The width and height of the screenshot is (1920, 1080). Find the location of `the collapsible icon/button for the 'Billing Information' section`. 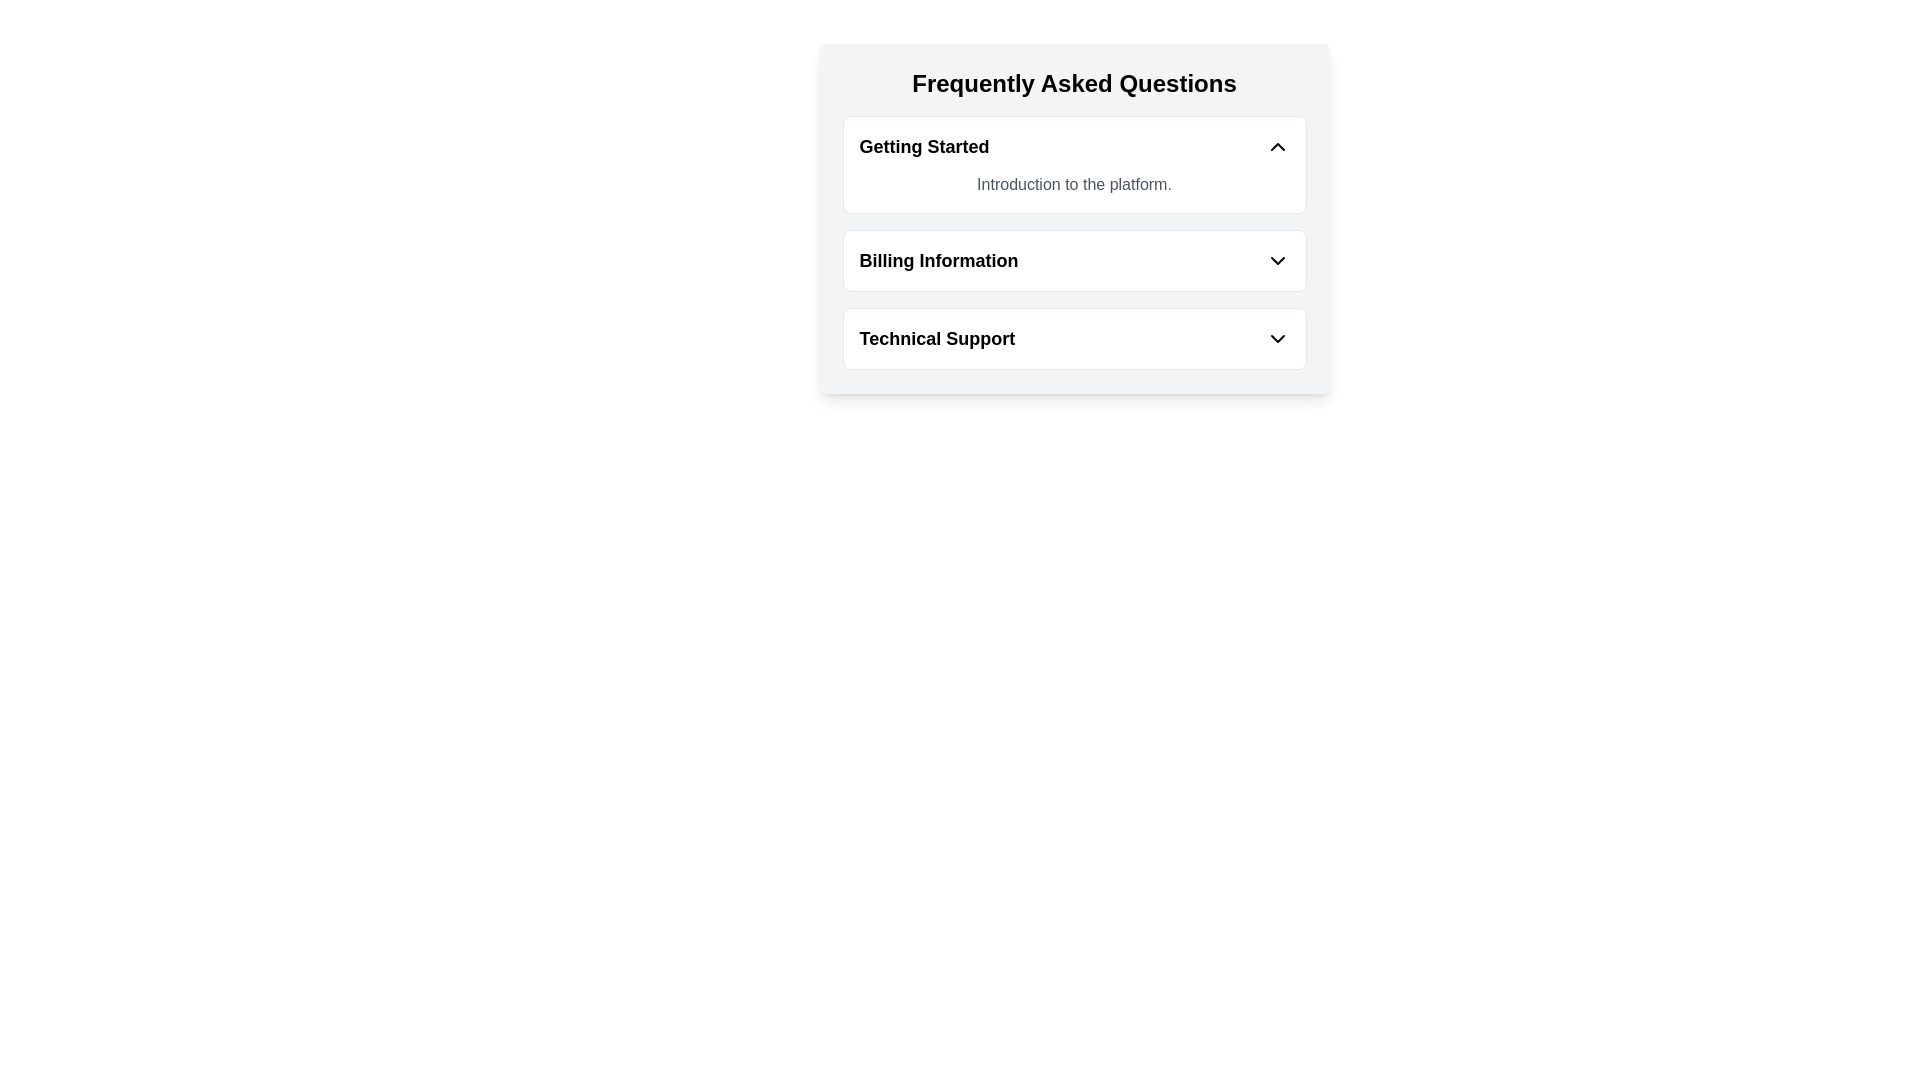

the collapsible icon/button for the 'Billing Information' section is located at coordinates (1276, 260).